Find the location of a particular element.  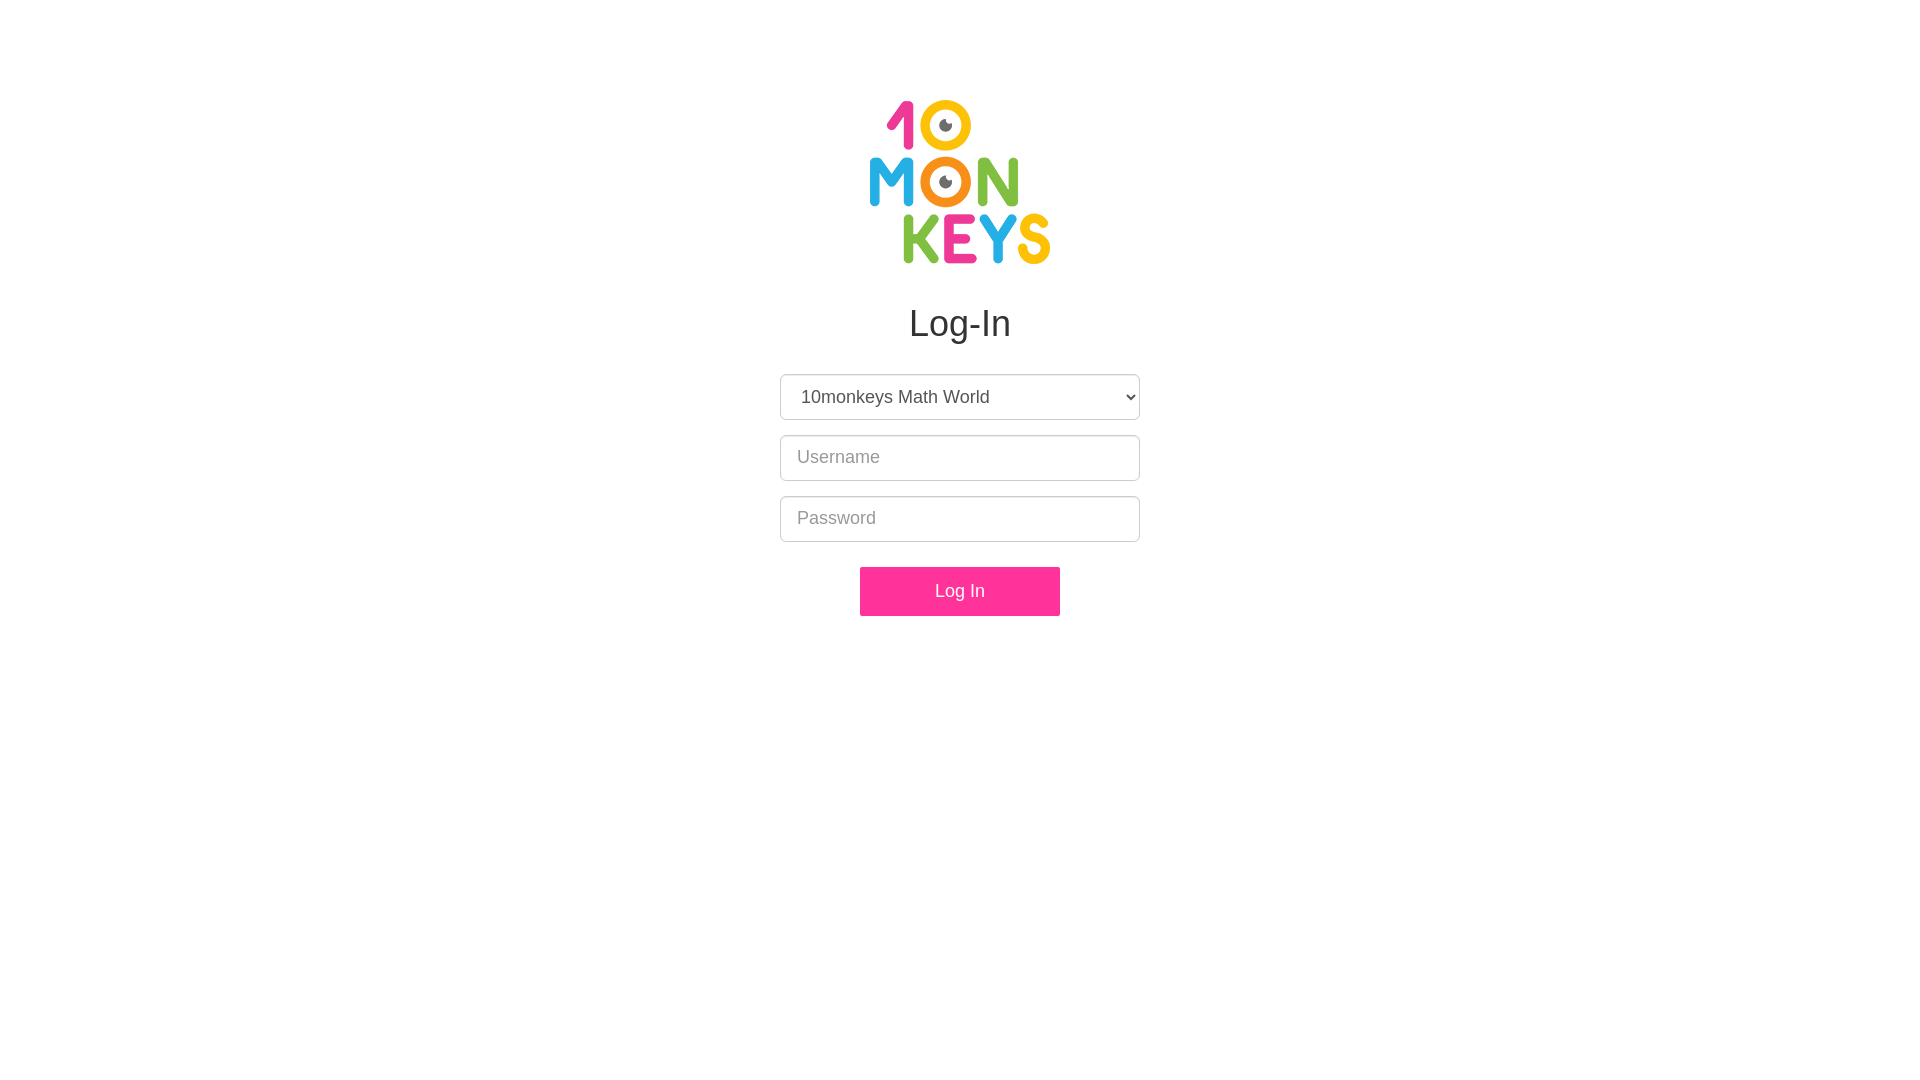

'Log In' is located at coordinates (960, 590).